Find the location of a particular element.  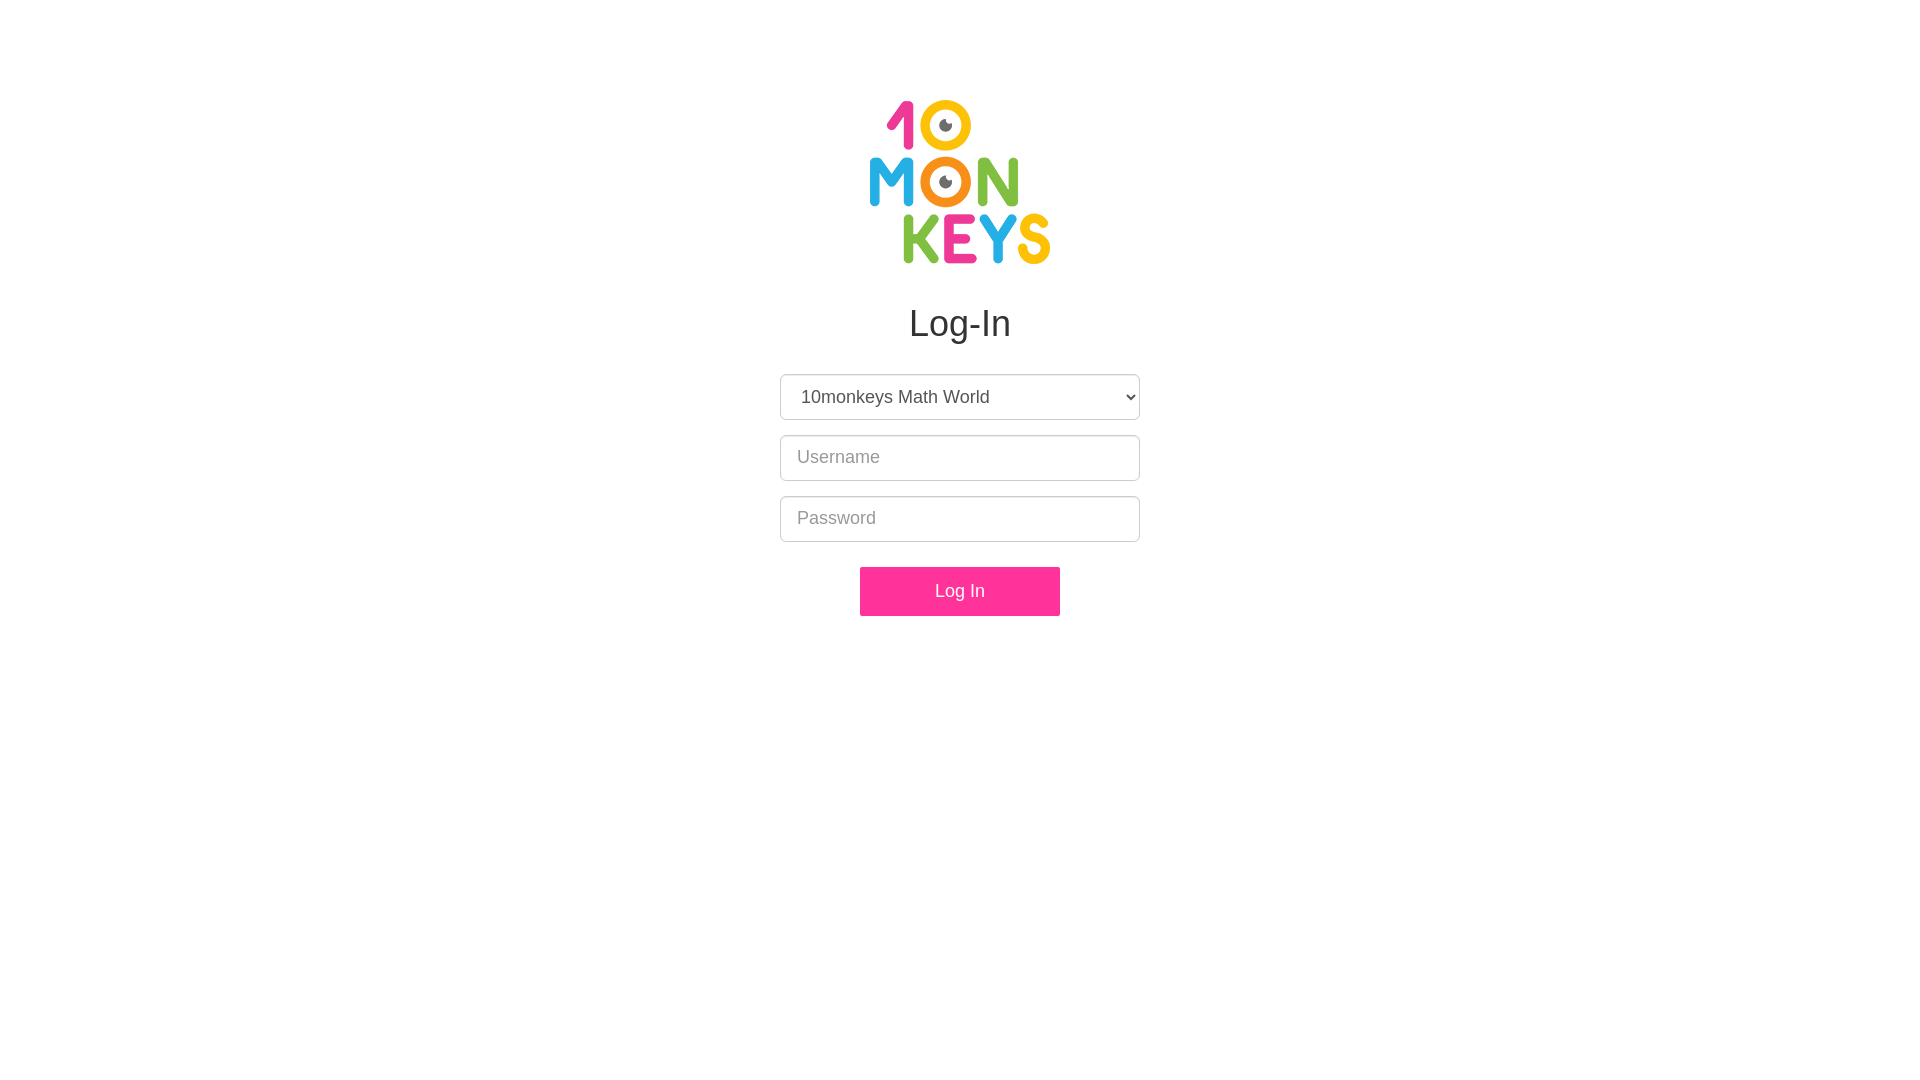

'Log In' is located at coordinates (960, 590).